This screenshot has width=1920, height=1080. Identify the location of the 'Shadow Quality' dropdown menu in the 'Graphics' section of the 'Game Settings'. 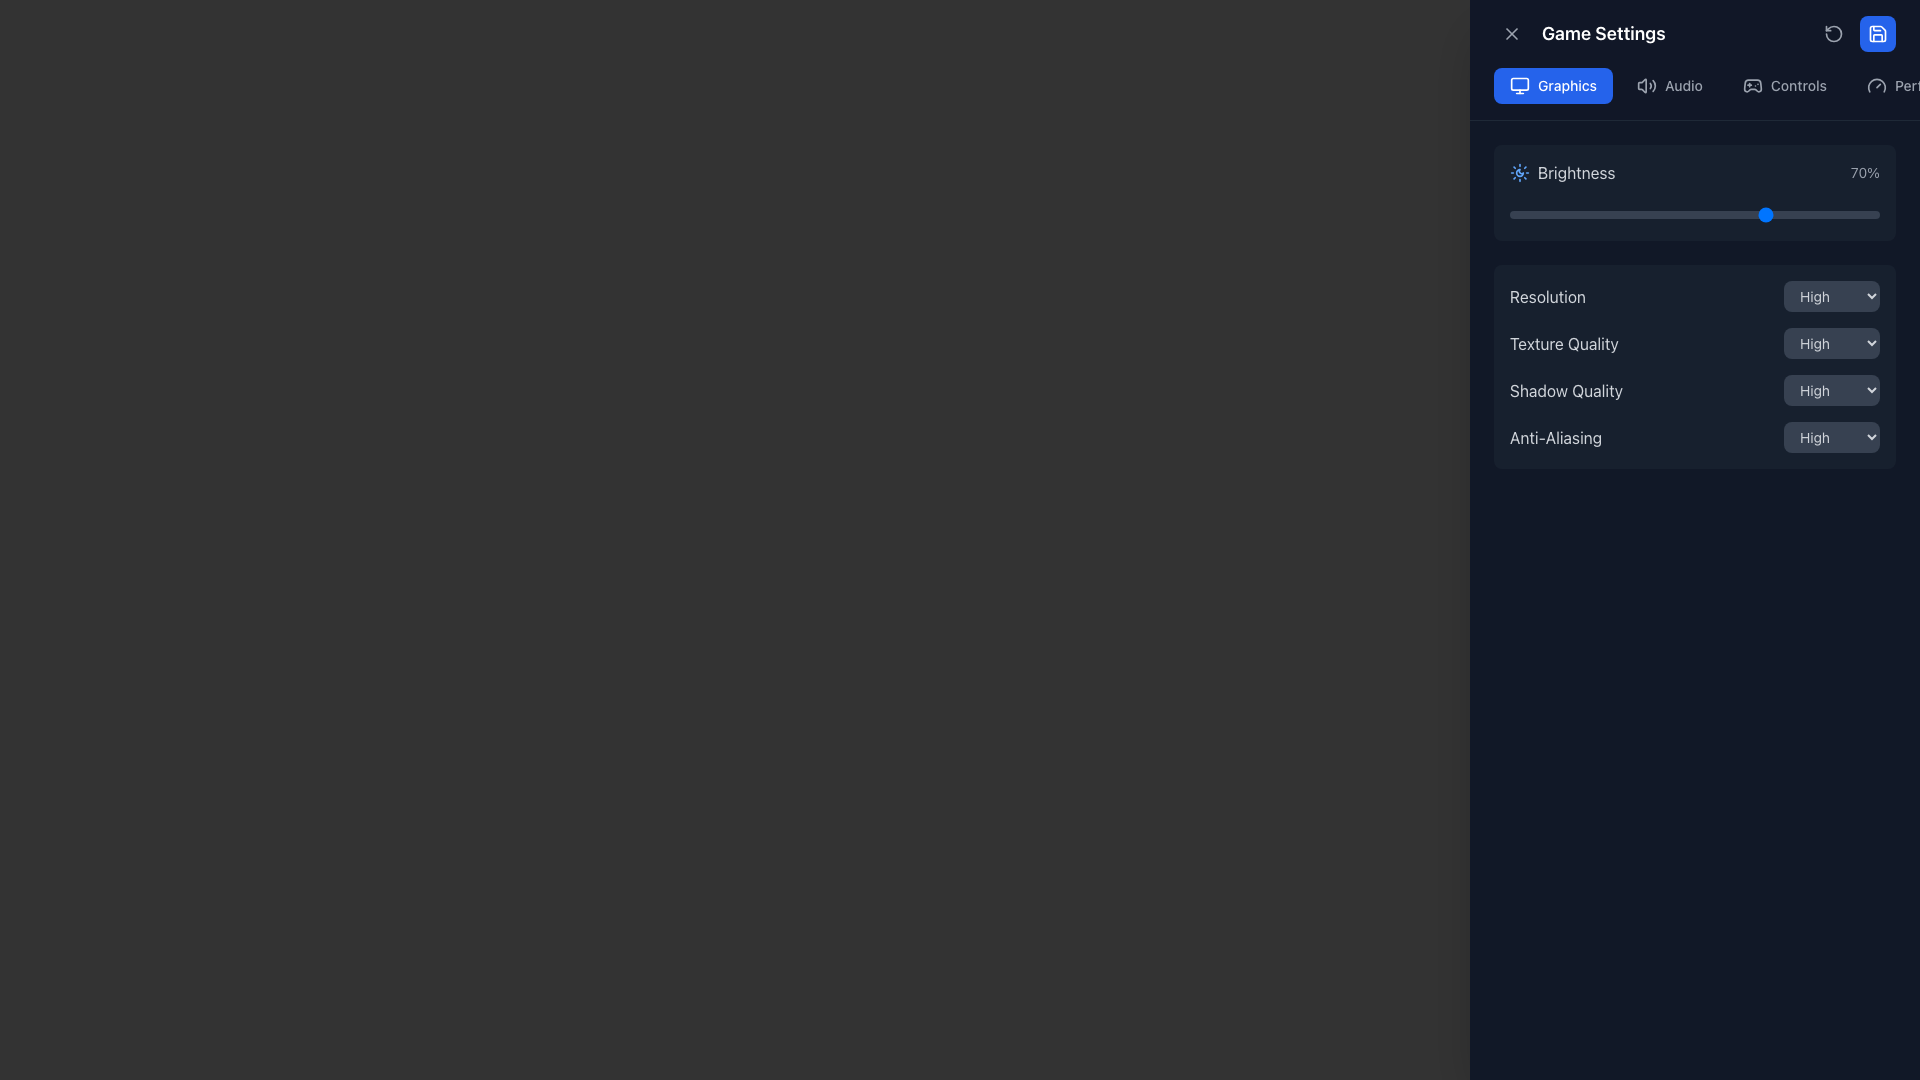
(1832, 390).